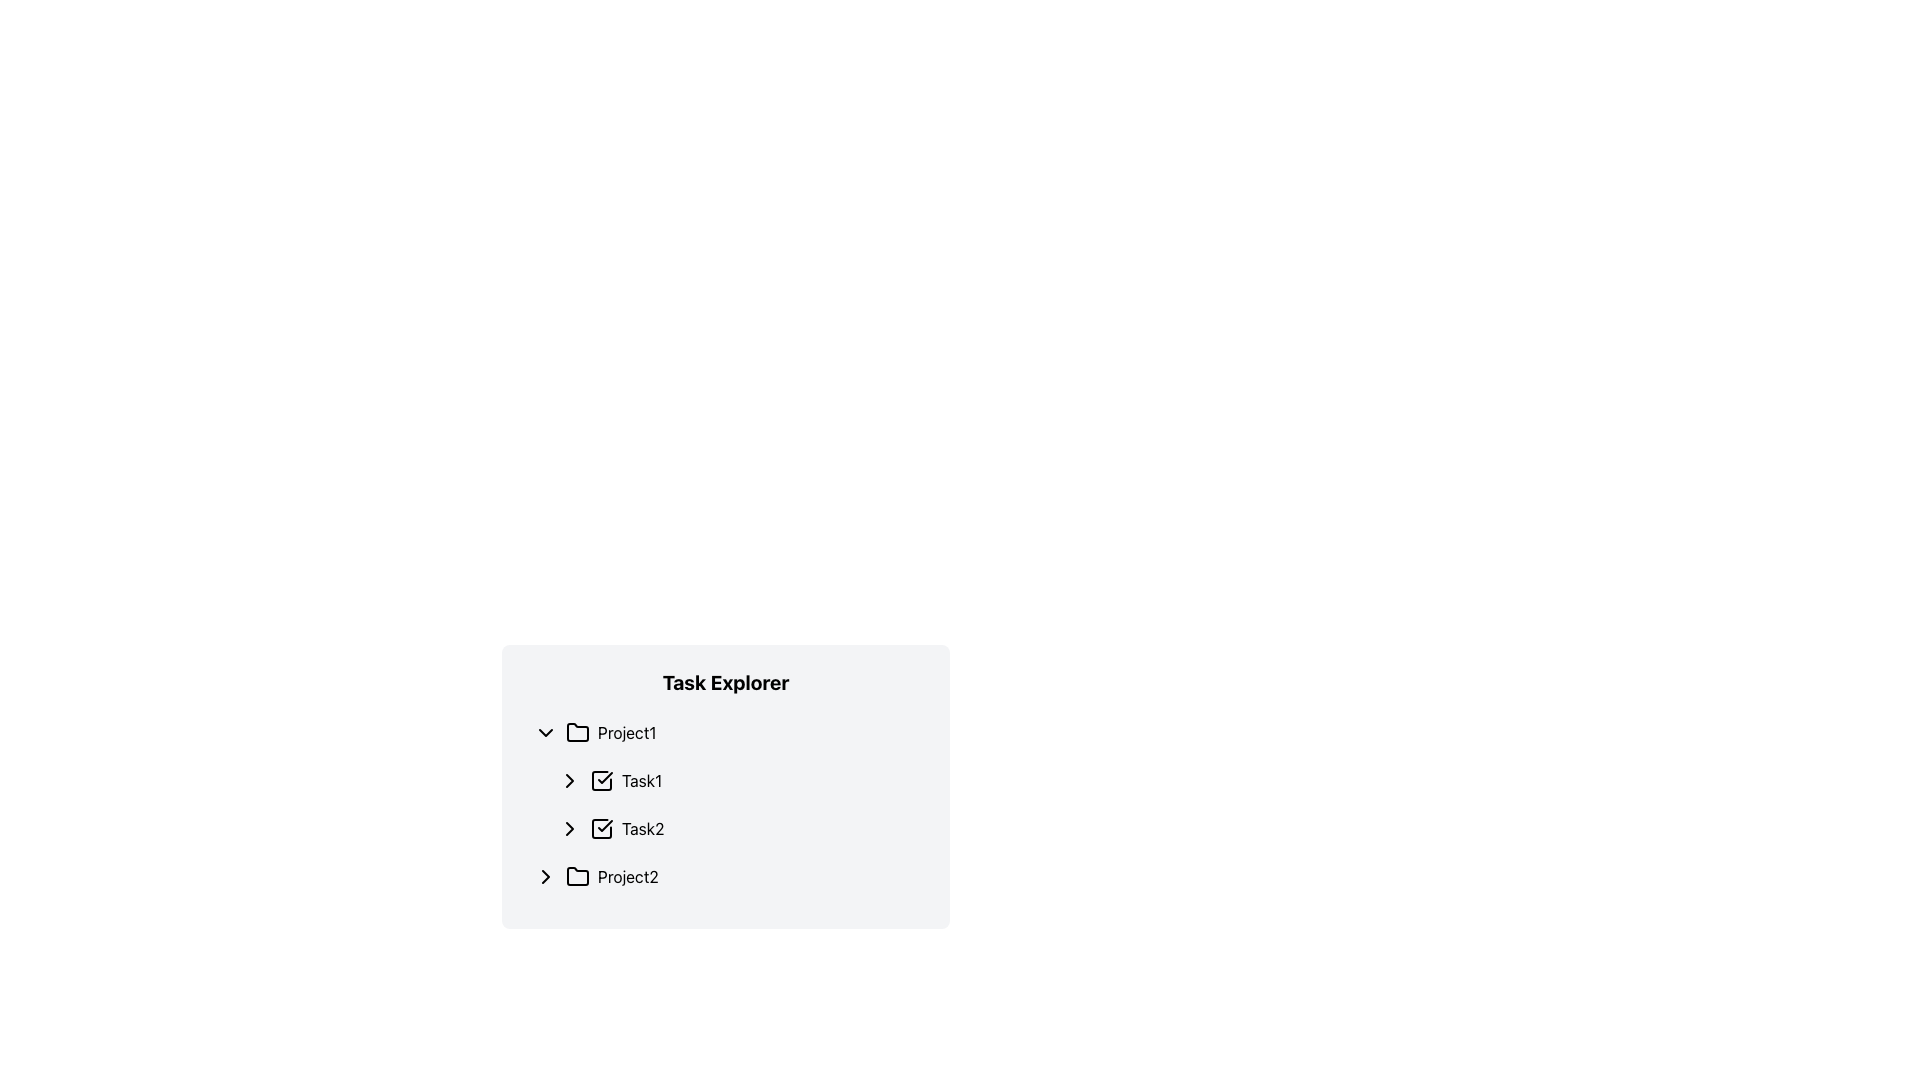 The width and height of the screenshot is (1920, 1080). Describe the element at coordinates (576, 732) in the screenshot. I see `the compact folder icon located to the left of the text 'Project1' in the 'Task Explorer' panel to interact with it` at that location.